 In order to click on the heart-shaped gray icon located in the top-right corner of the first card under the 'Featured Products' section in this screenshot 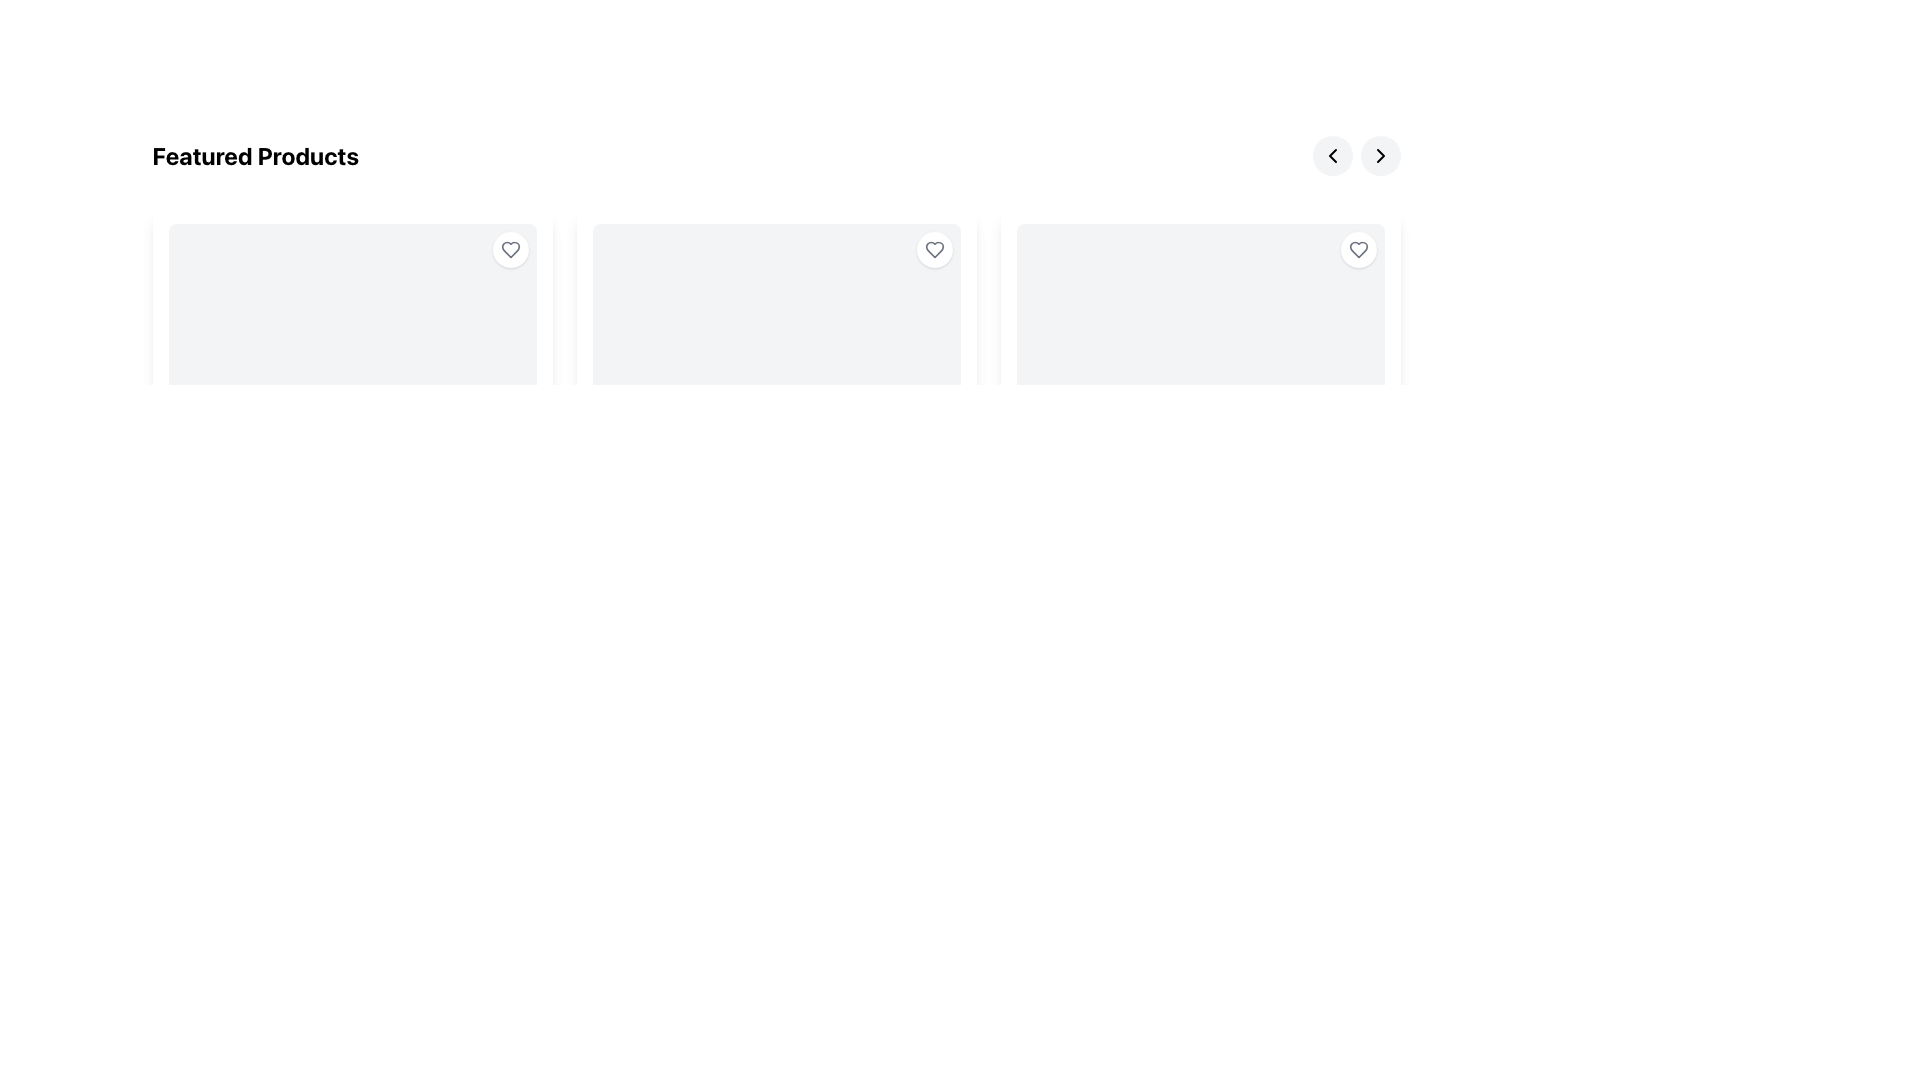, I will do `click(510, 249)`.